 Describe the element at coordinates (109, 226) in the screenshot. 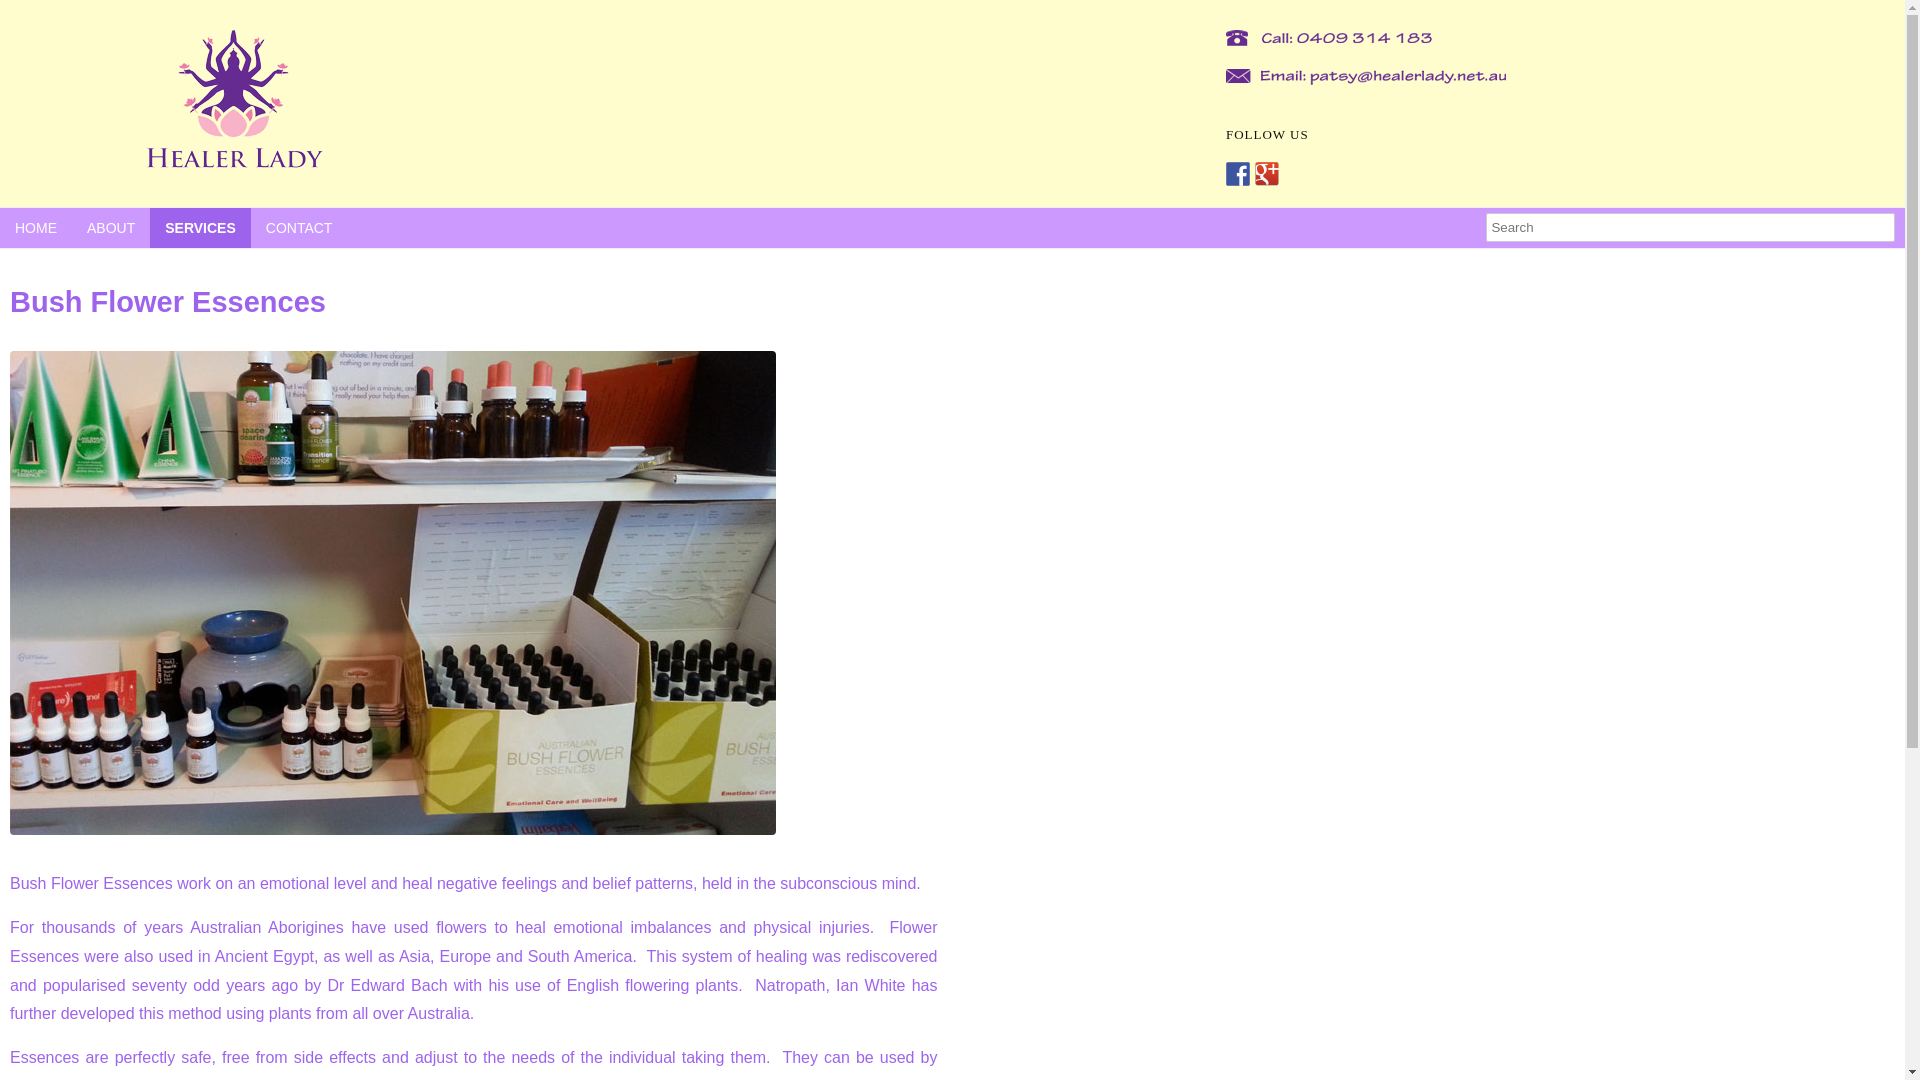

I see `'ABOUT'` at that location.